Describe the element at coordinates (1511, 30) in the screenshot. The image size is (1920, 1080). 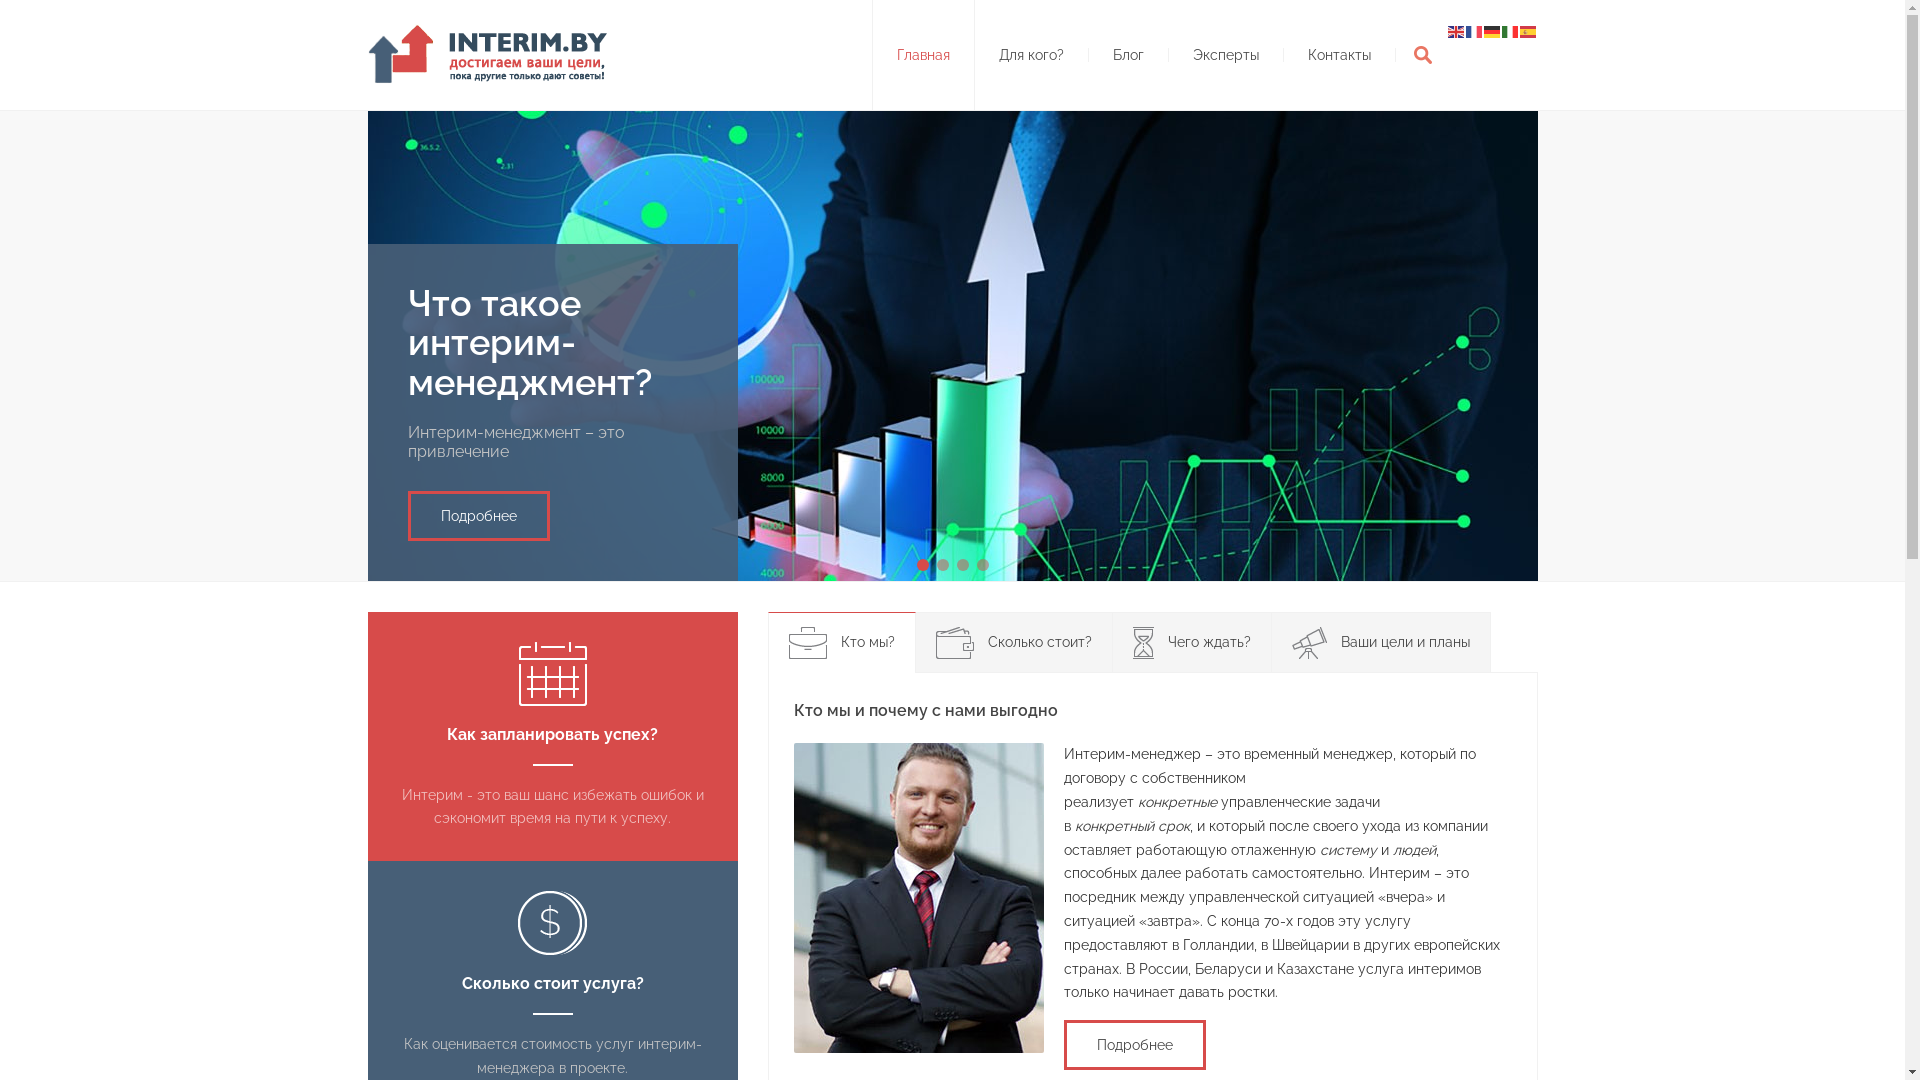
I see `'Italian'` at that location.